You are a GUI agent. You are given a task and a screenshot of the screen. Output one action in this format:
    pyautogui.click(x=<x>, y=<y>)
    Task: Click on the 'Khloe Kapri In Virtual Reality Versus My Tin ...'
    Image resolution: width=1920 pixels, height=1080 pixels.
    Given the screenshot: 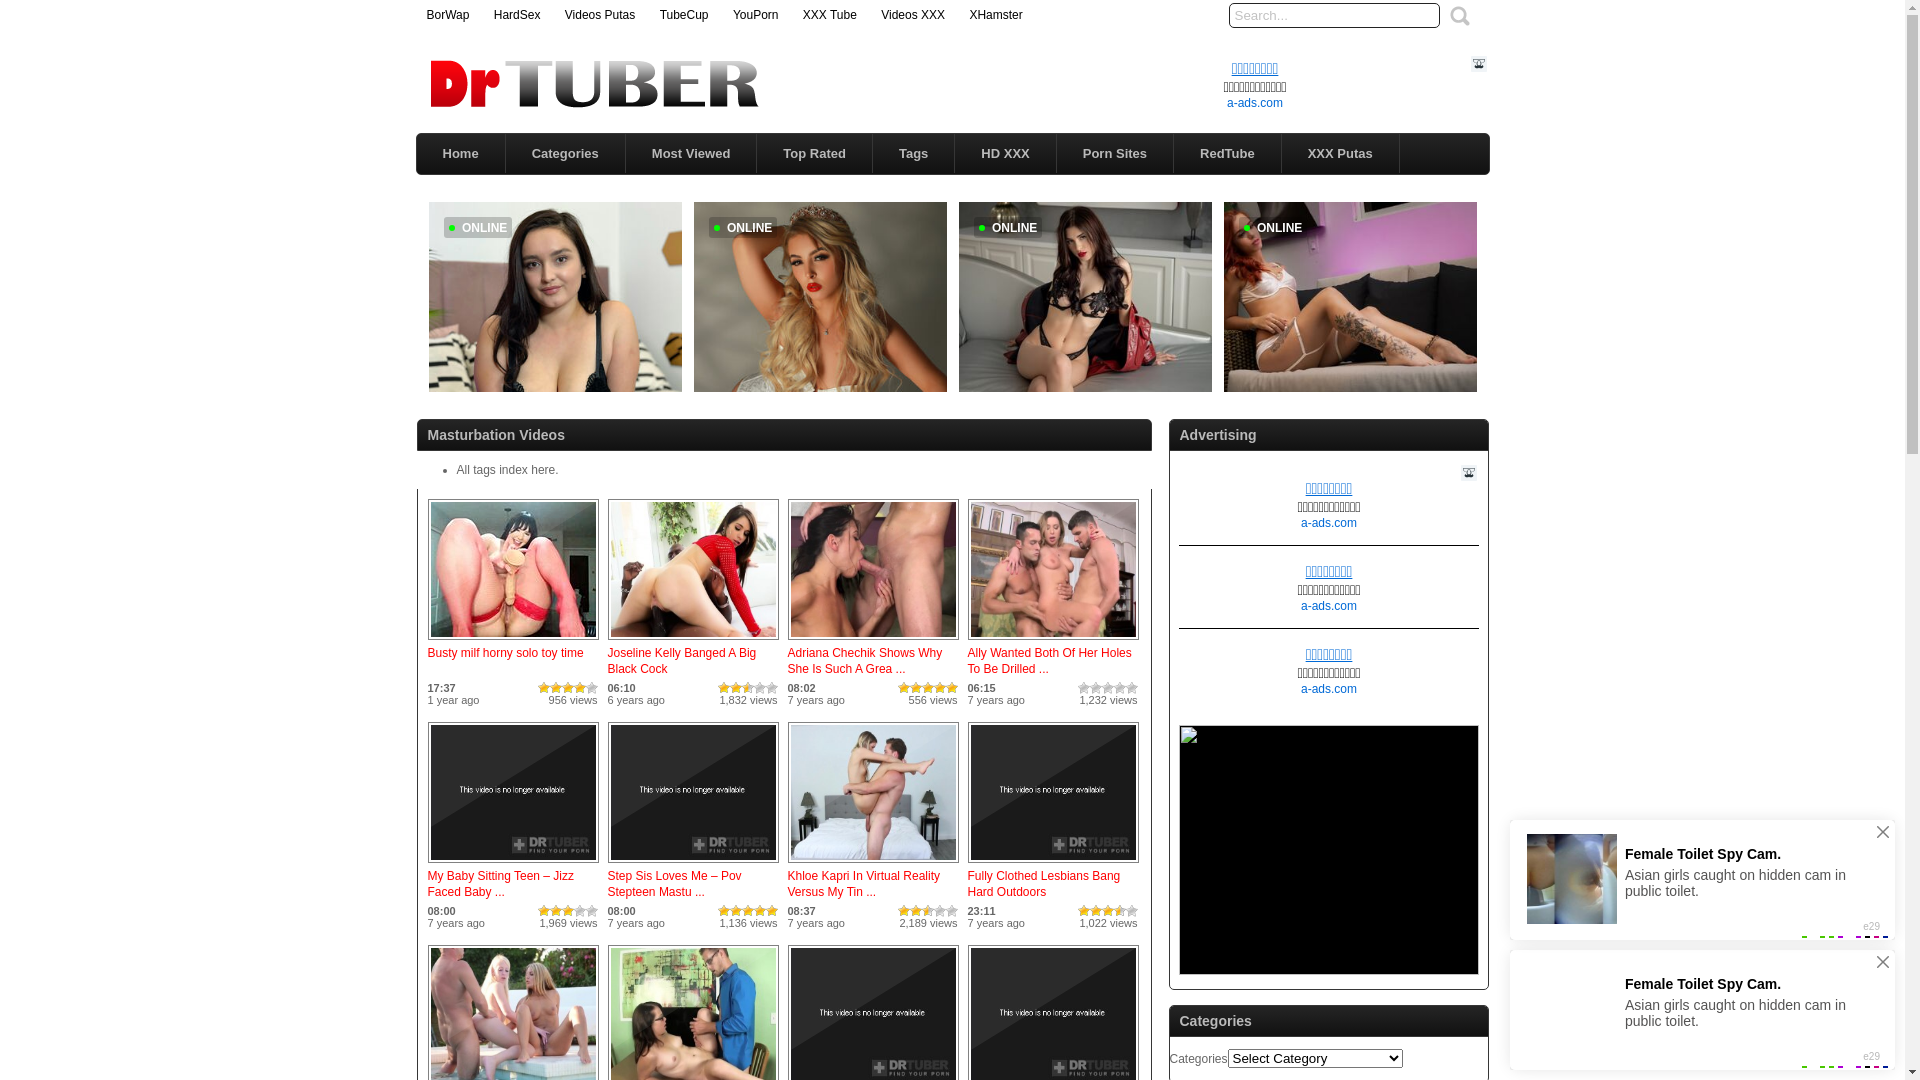 What is the action you would take?
    pyautogui.click(x=864, y=882)
    